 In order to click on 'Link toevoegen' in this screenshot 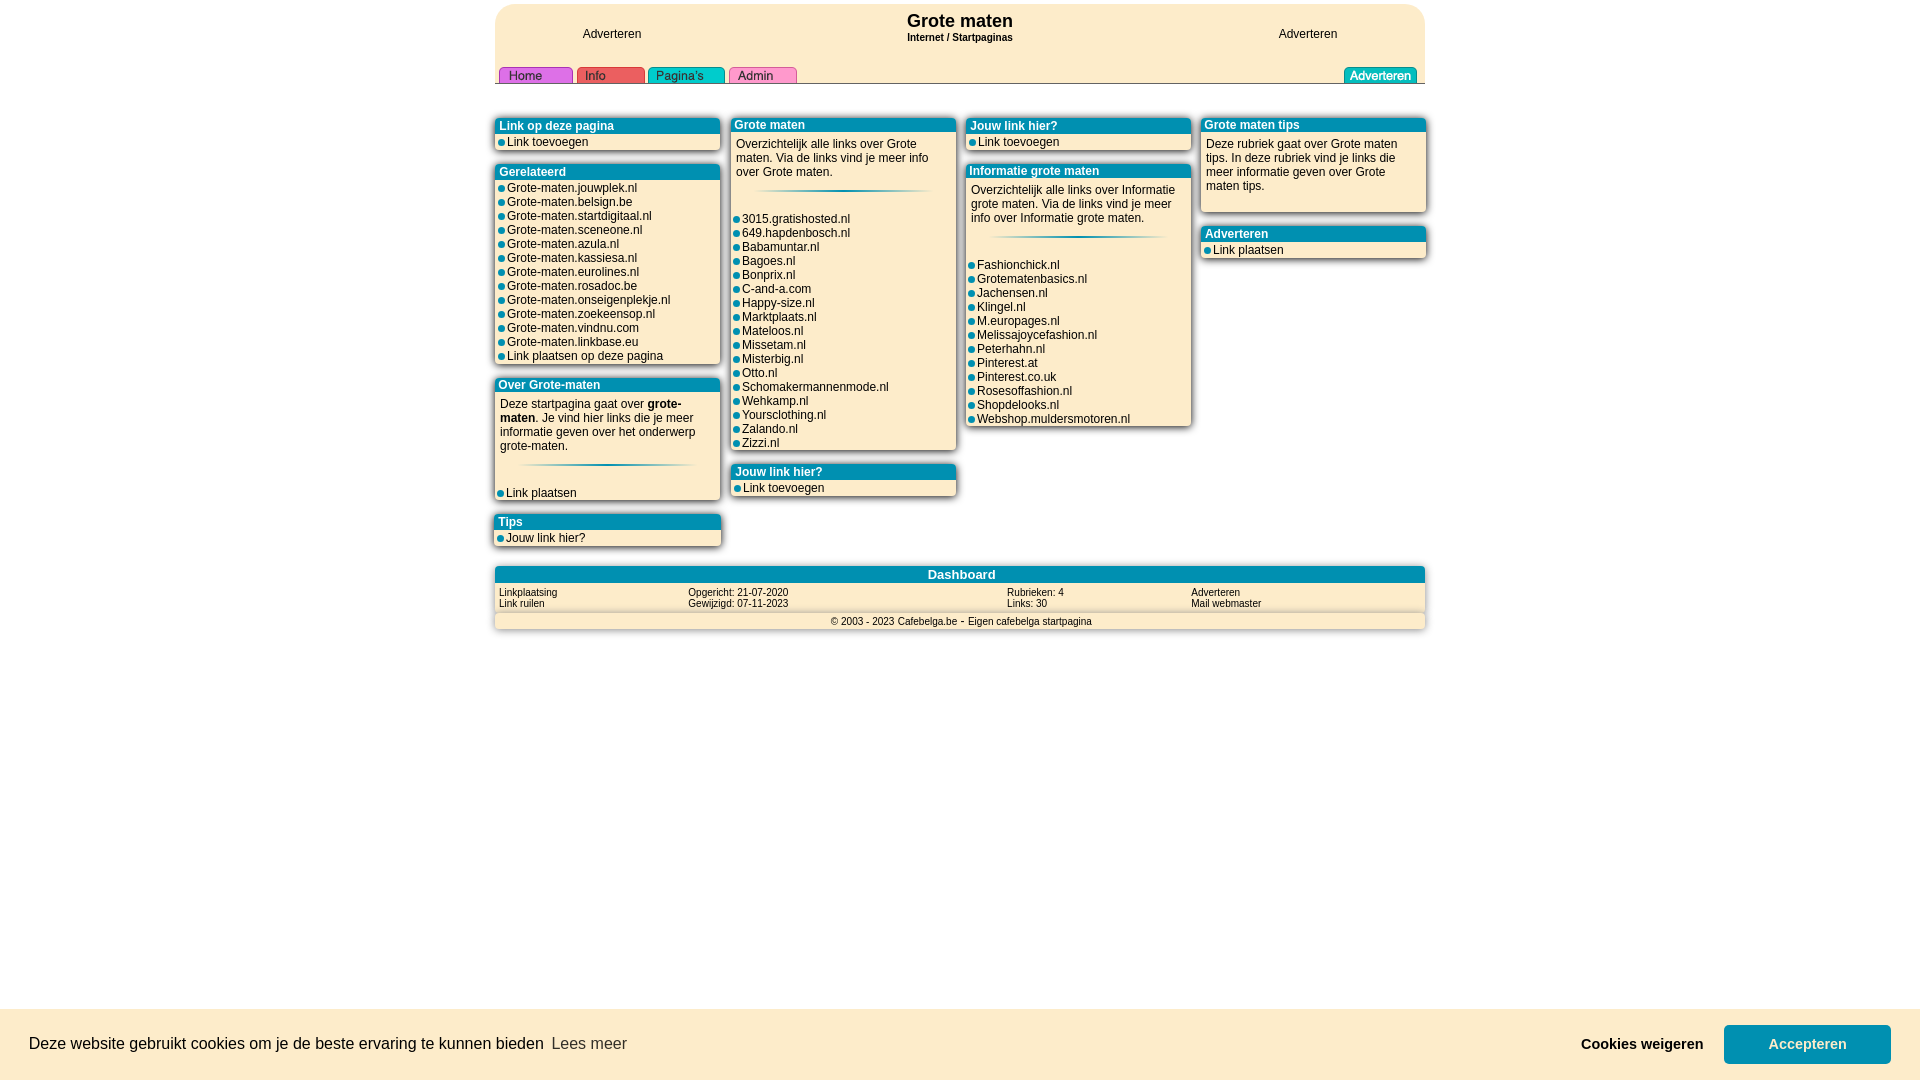, I will do `click(782, 488)`.